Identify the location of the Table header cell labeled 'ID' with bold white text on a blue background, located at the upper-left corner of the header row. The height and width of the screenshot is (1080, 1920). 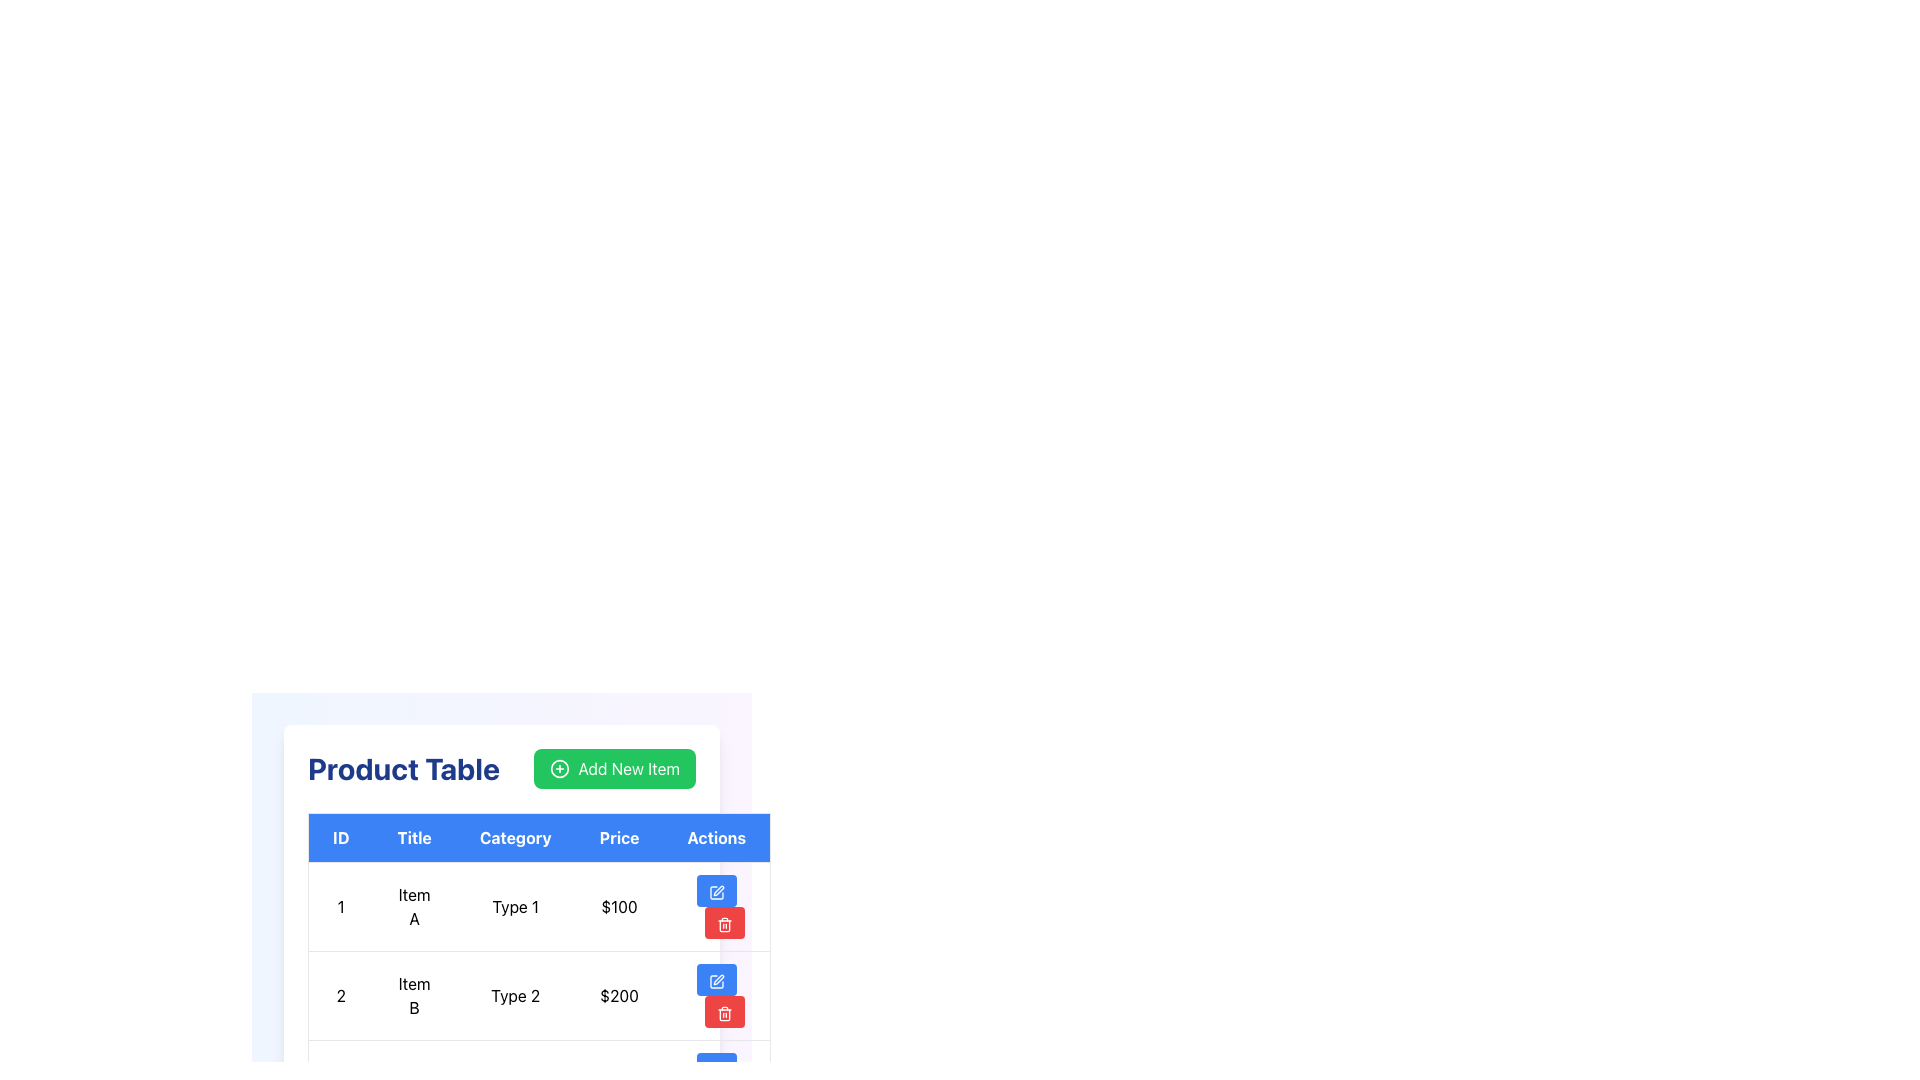
(340, 837).